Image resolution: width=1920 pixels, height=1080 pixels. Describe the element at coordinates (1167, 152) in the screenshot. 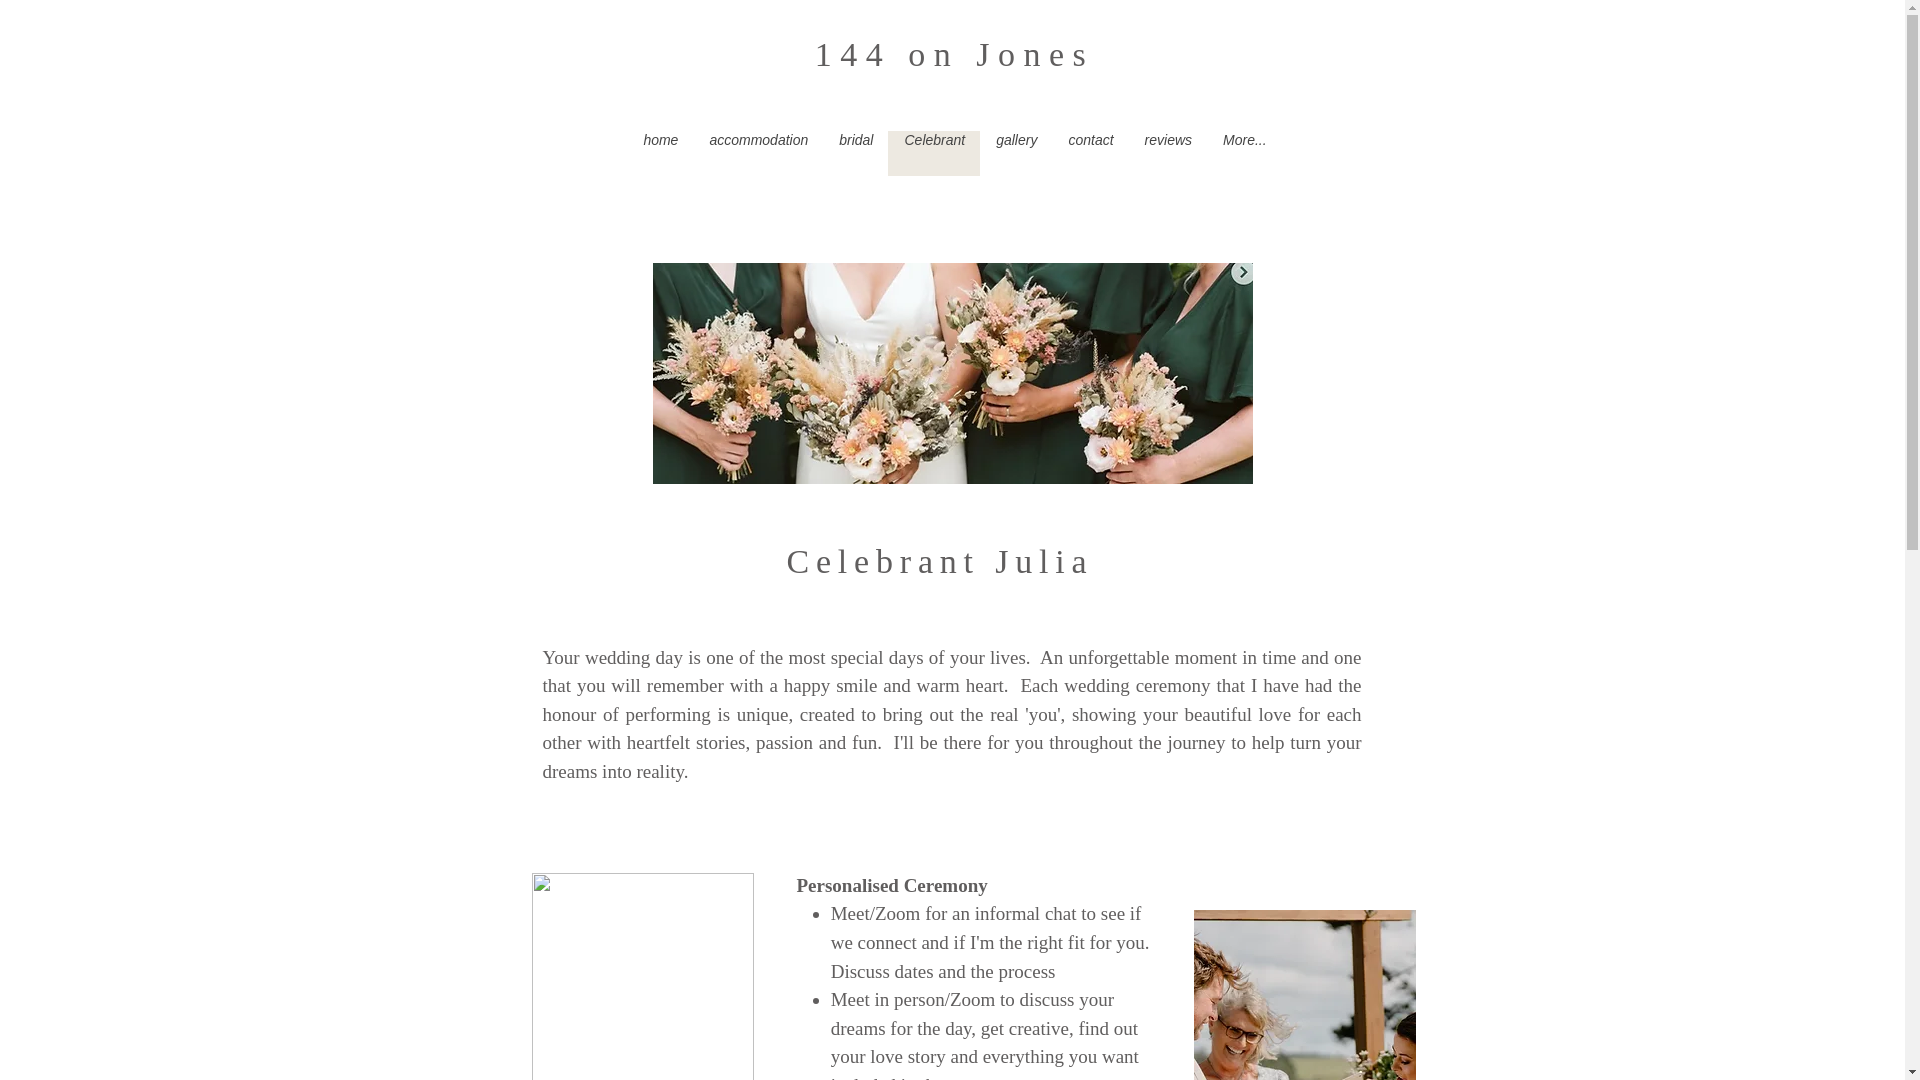

I see `'reviews'` at that location.